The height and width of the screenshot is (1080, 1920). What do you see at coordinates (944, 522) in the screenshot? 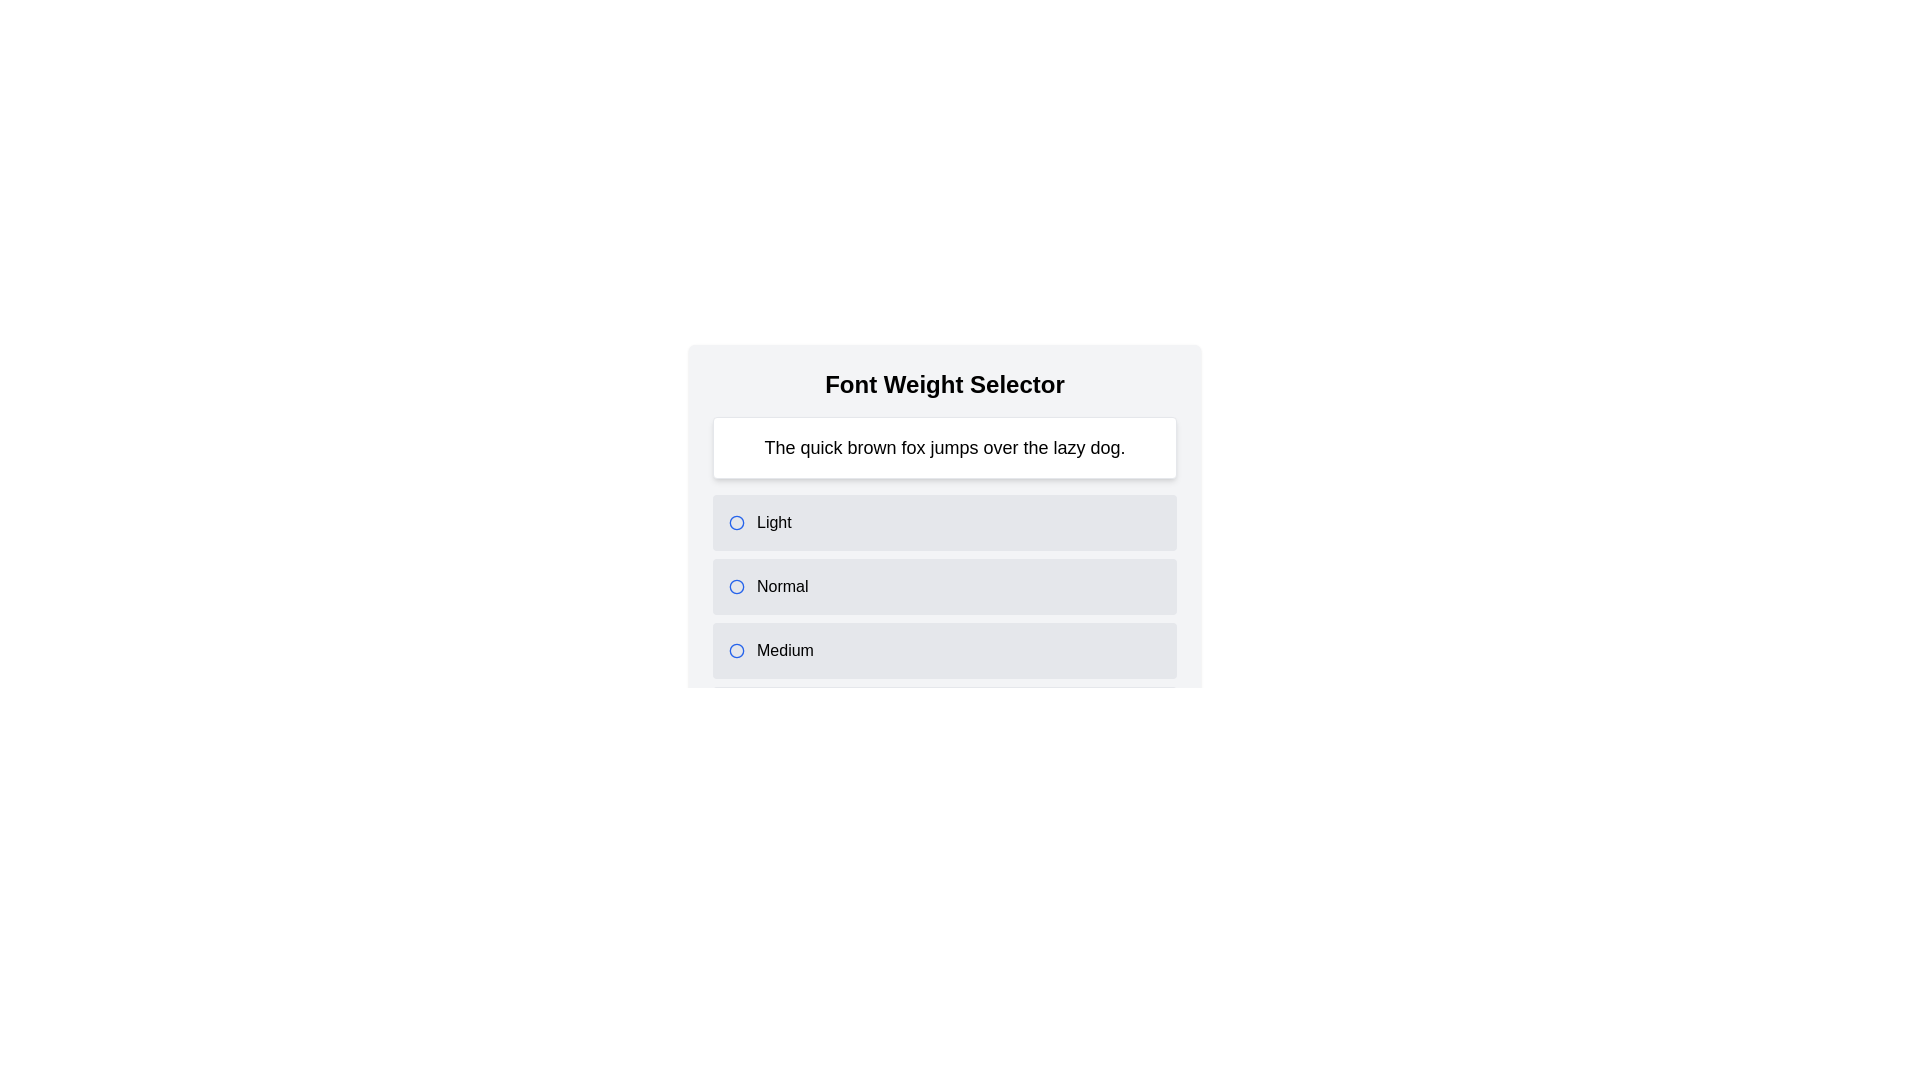
I see `the first selectable list item labeled 'Light', which is styled as an unselected radio button with a blue outline` at bounding box center [944, 522].